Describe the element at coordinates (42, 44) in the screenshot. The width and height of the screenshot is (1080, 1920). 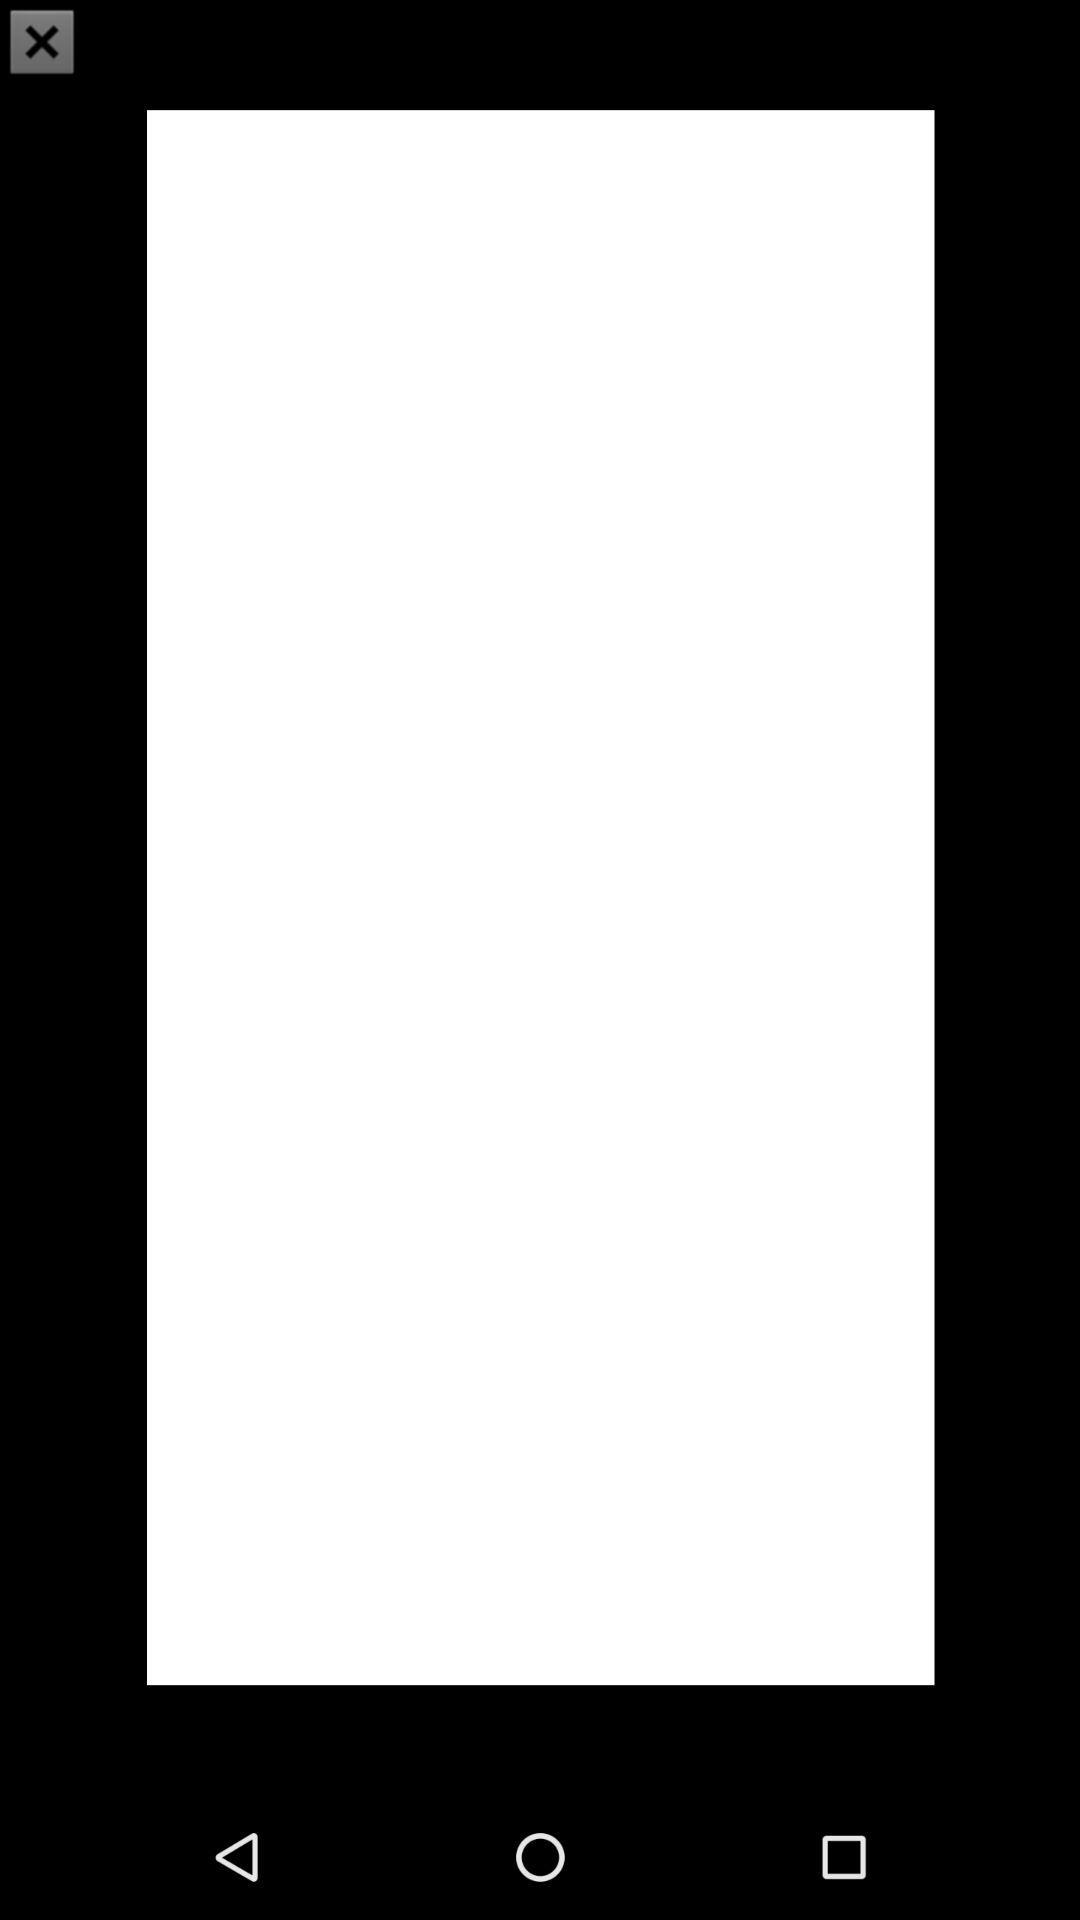
I see `the close icon` at that location.